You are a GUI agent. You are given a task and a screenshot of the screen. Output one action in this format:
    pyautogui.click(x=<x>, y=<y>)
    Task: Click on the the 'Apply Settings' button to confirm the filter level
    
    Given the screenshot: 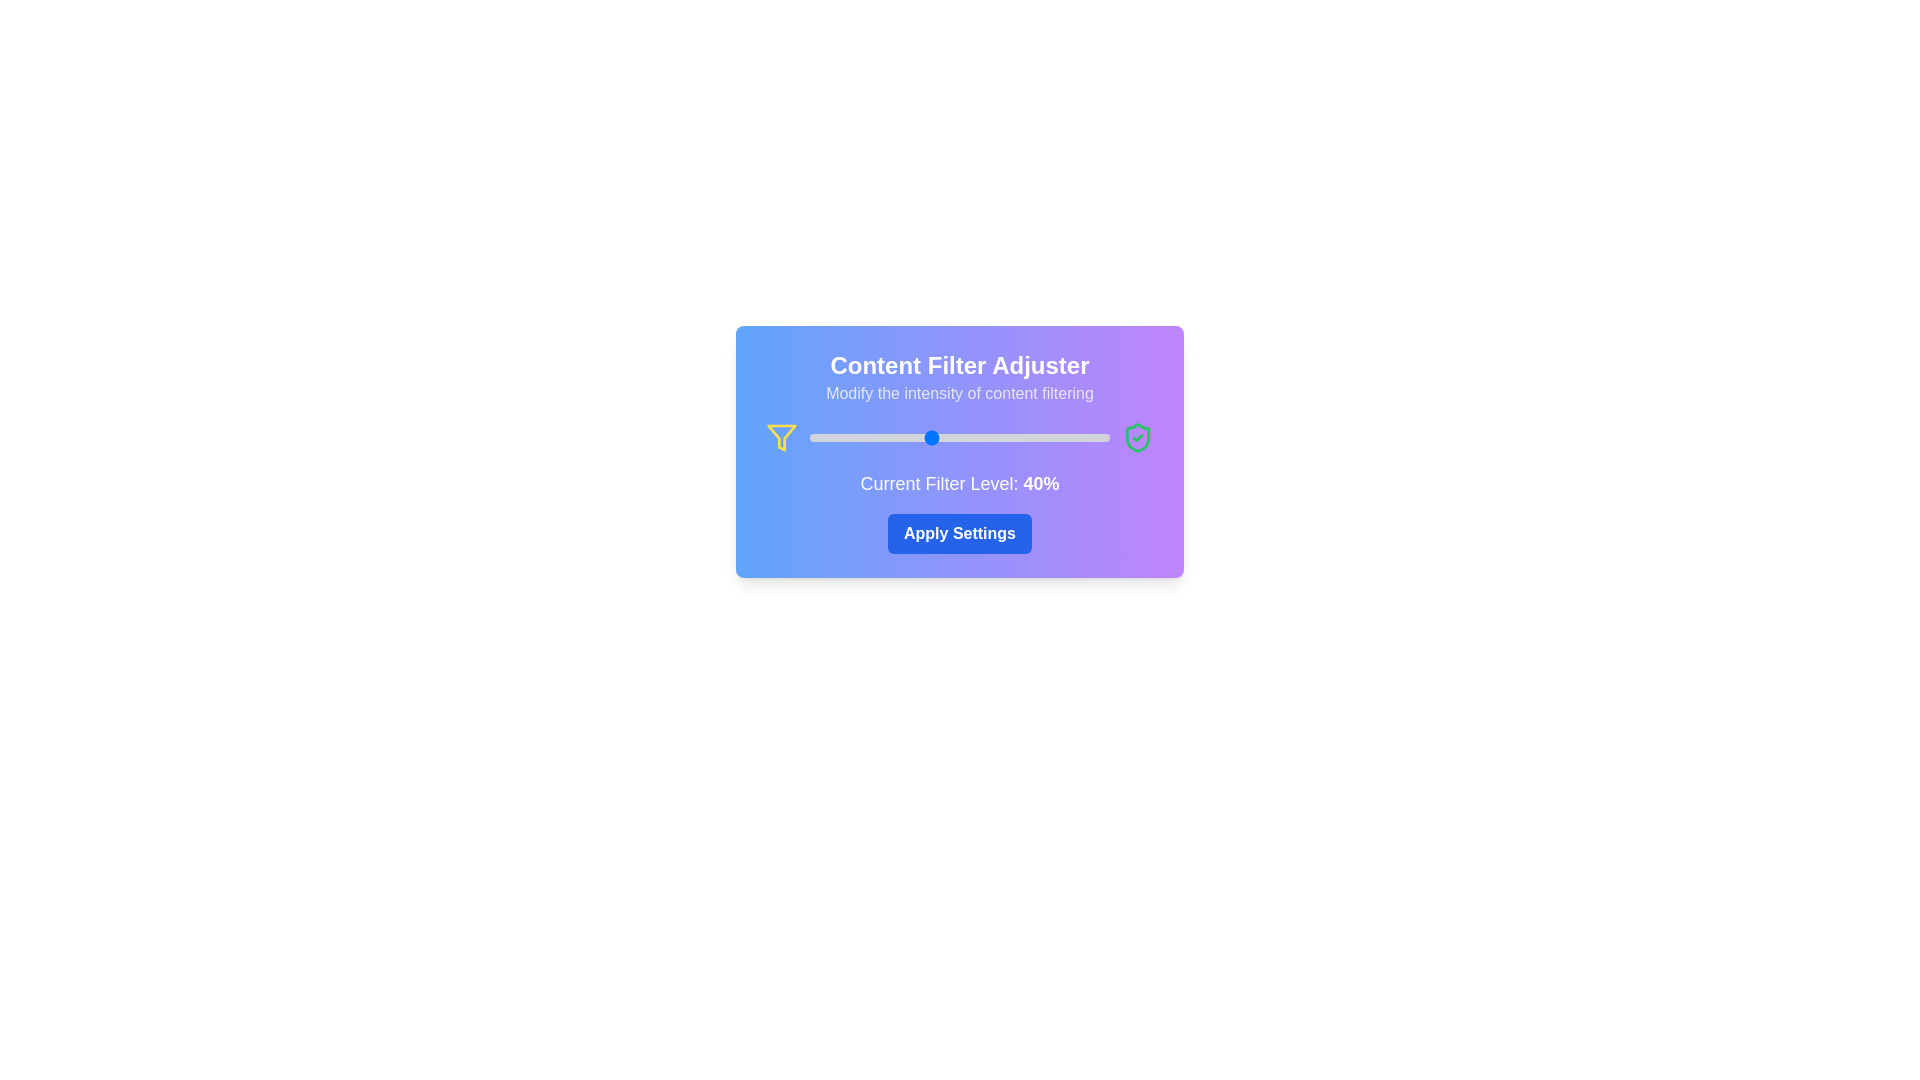 What is the action you would take?
    pyautogui.click(x=960, y=532)
    